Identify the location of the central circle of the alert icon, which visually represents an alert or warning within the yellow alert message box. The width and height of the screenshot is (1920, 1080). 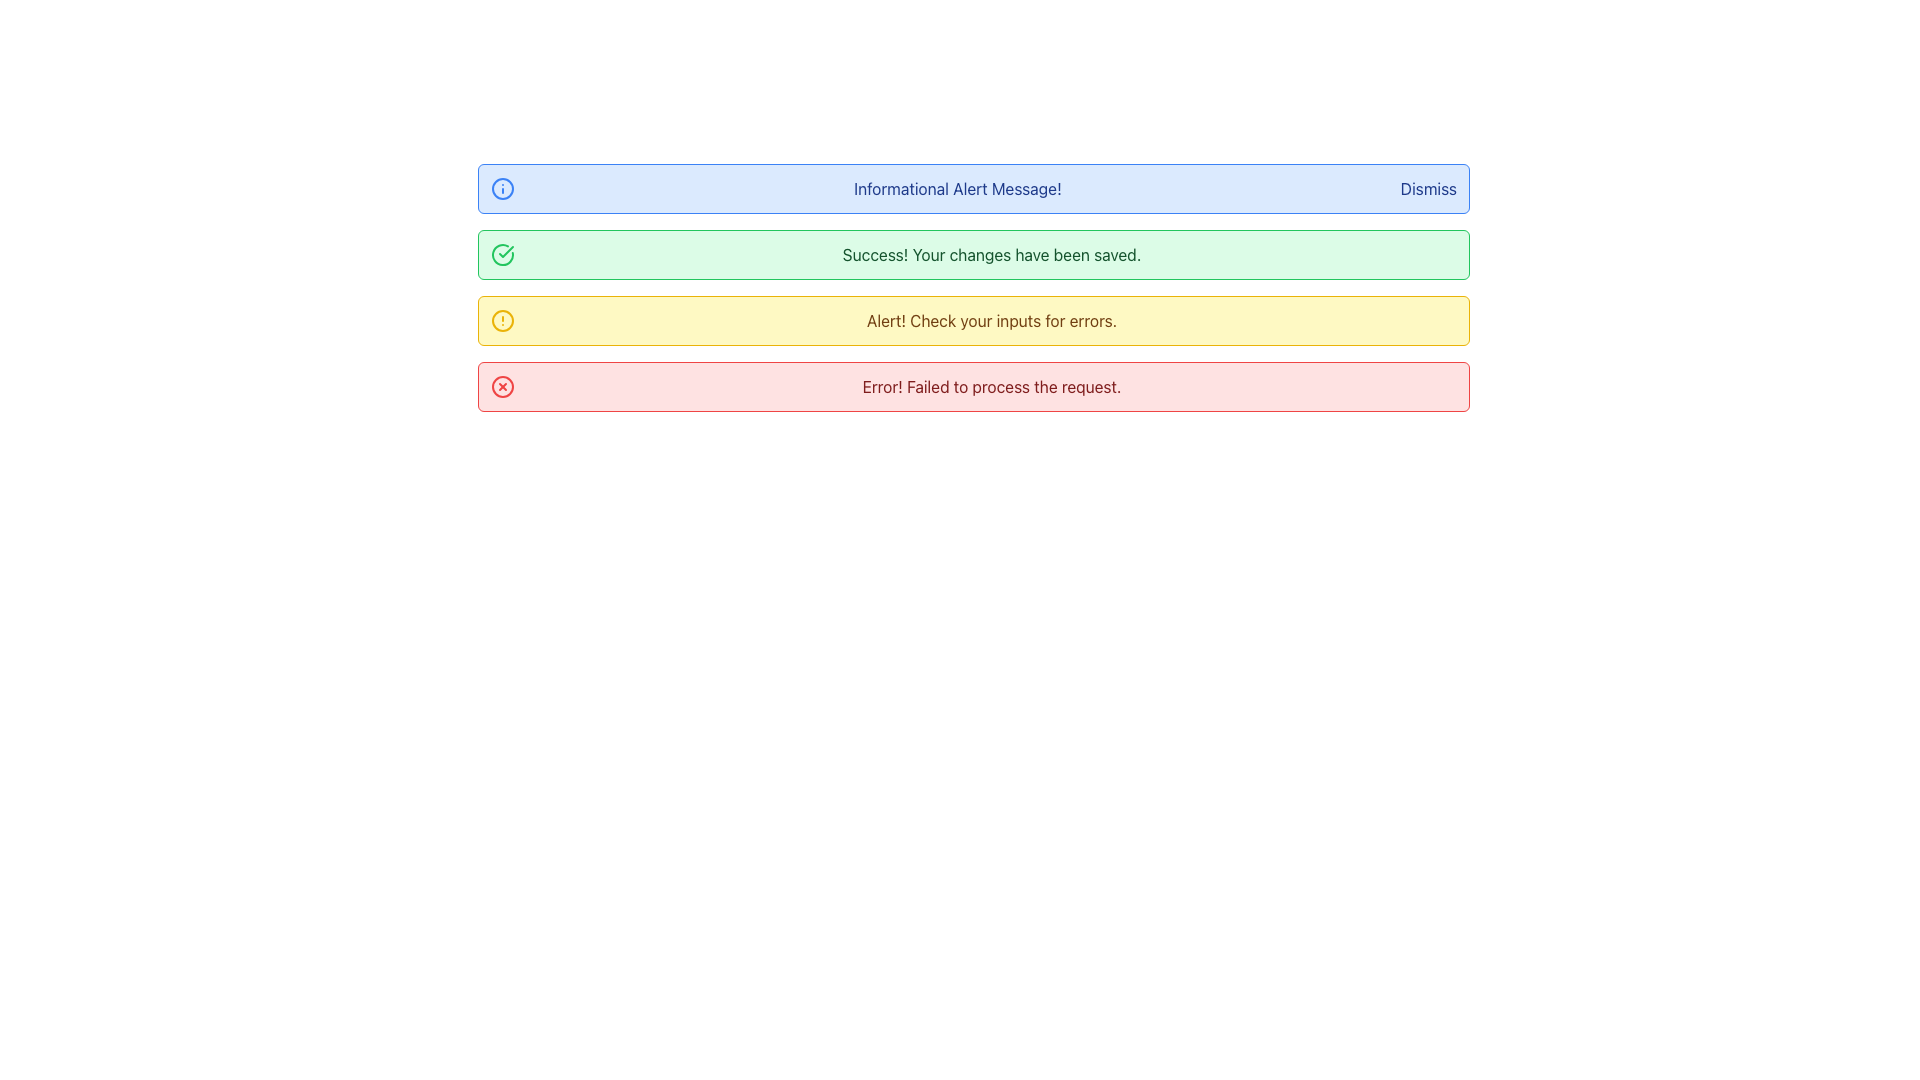
(503, 319).